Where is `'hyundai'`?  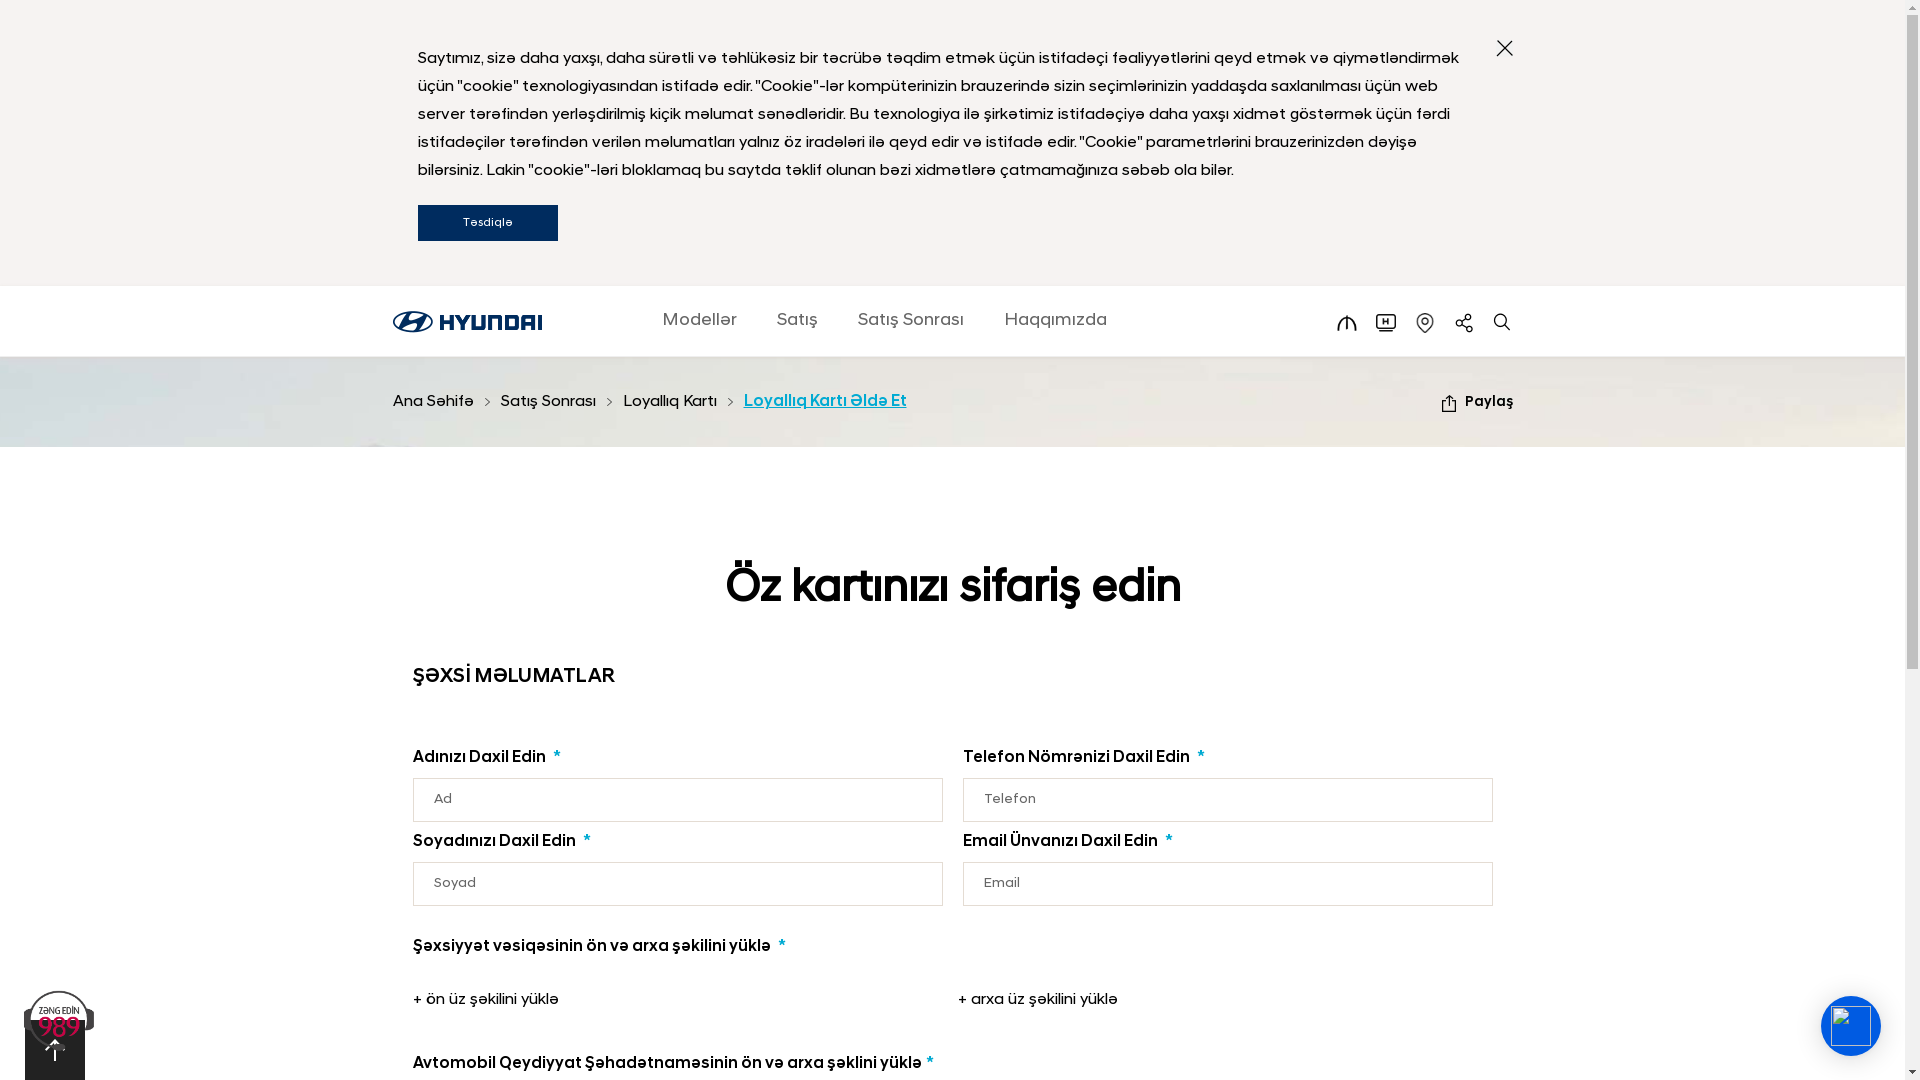 'hyundai' is located at coordinates (465, 320).